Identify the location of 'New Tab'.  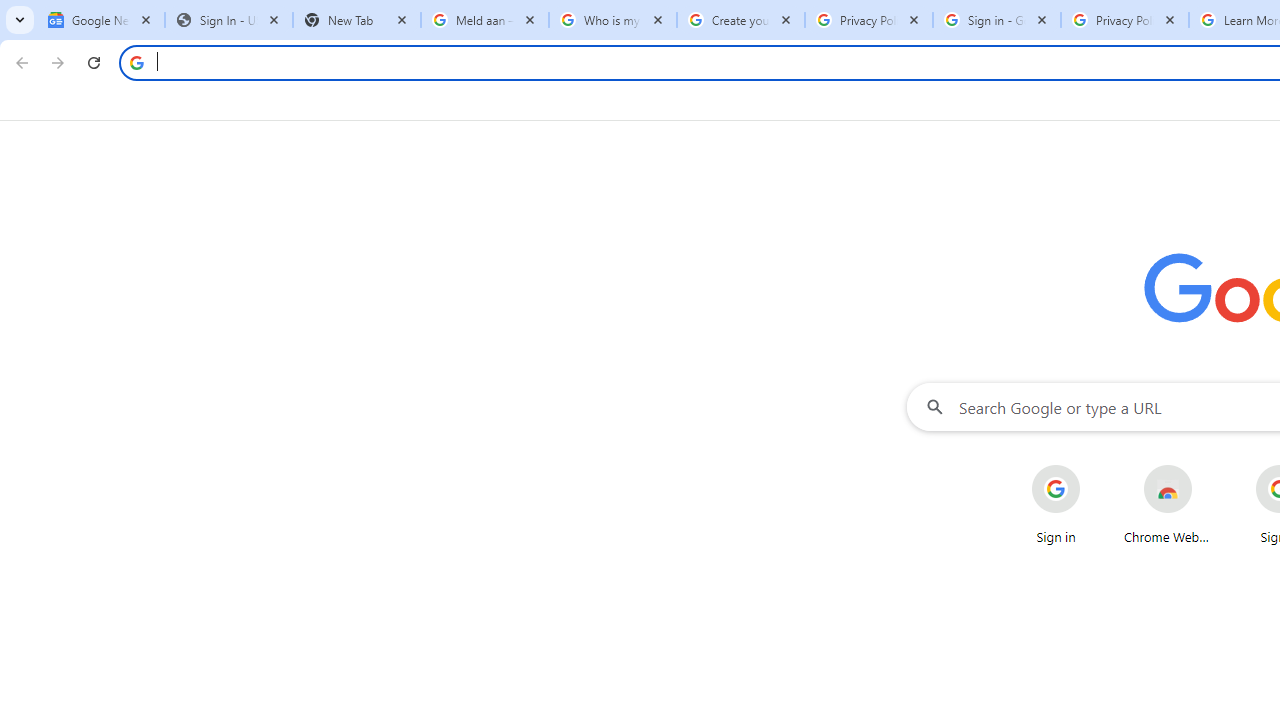
(357, 20).